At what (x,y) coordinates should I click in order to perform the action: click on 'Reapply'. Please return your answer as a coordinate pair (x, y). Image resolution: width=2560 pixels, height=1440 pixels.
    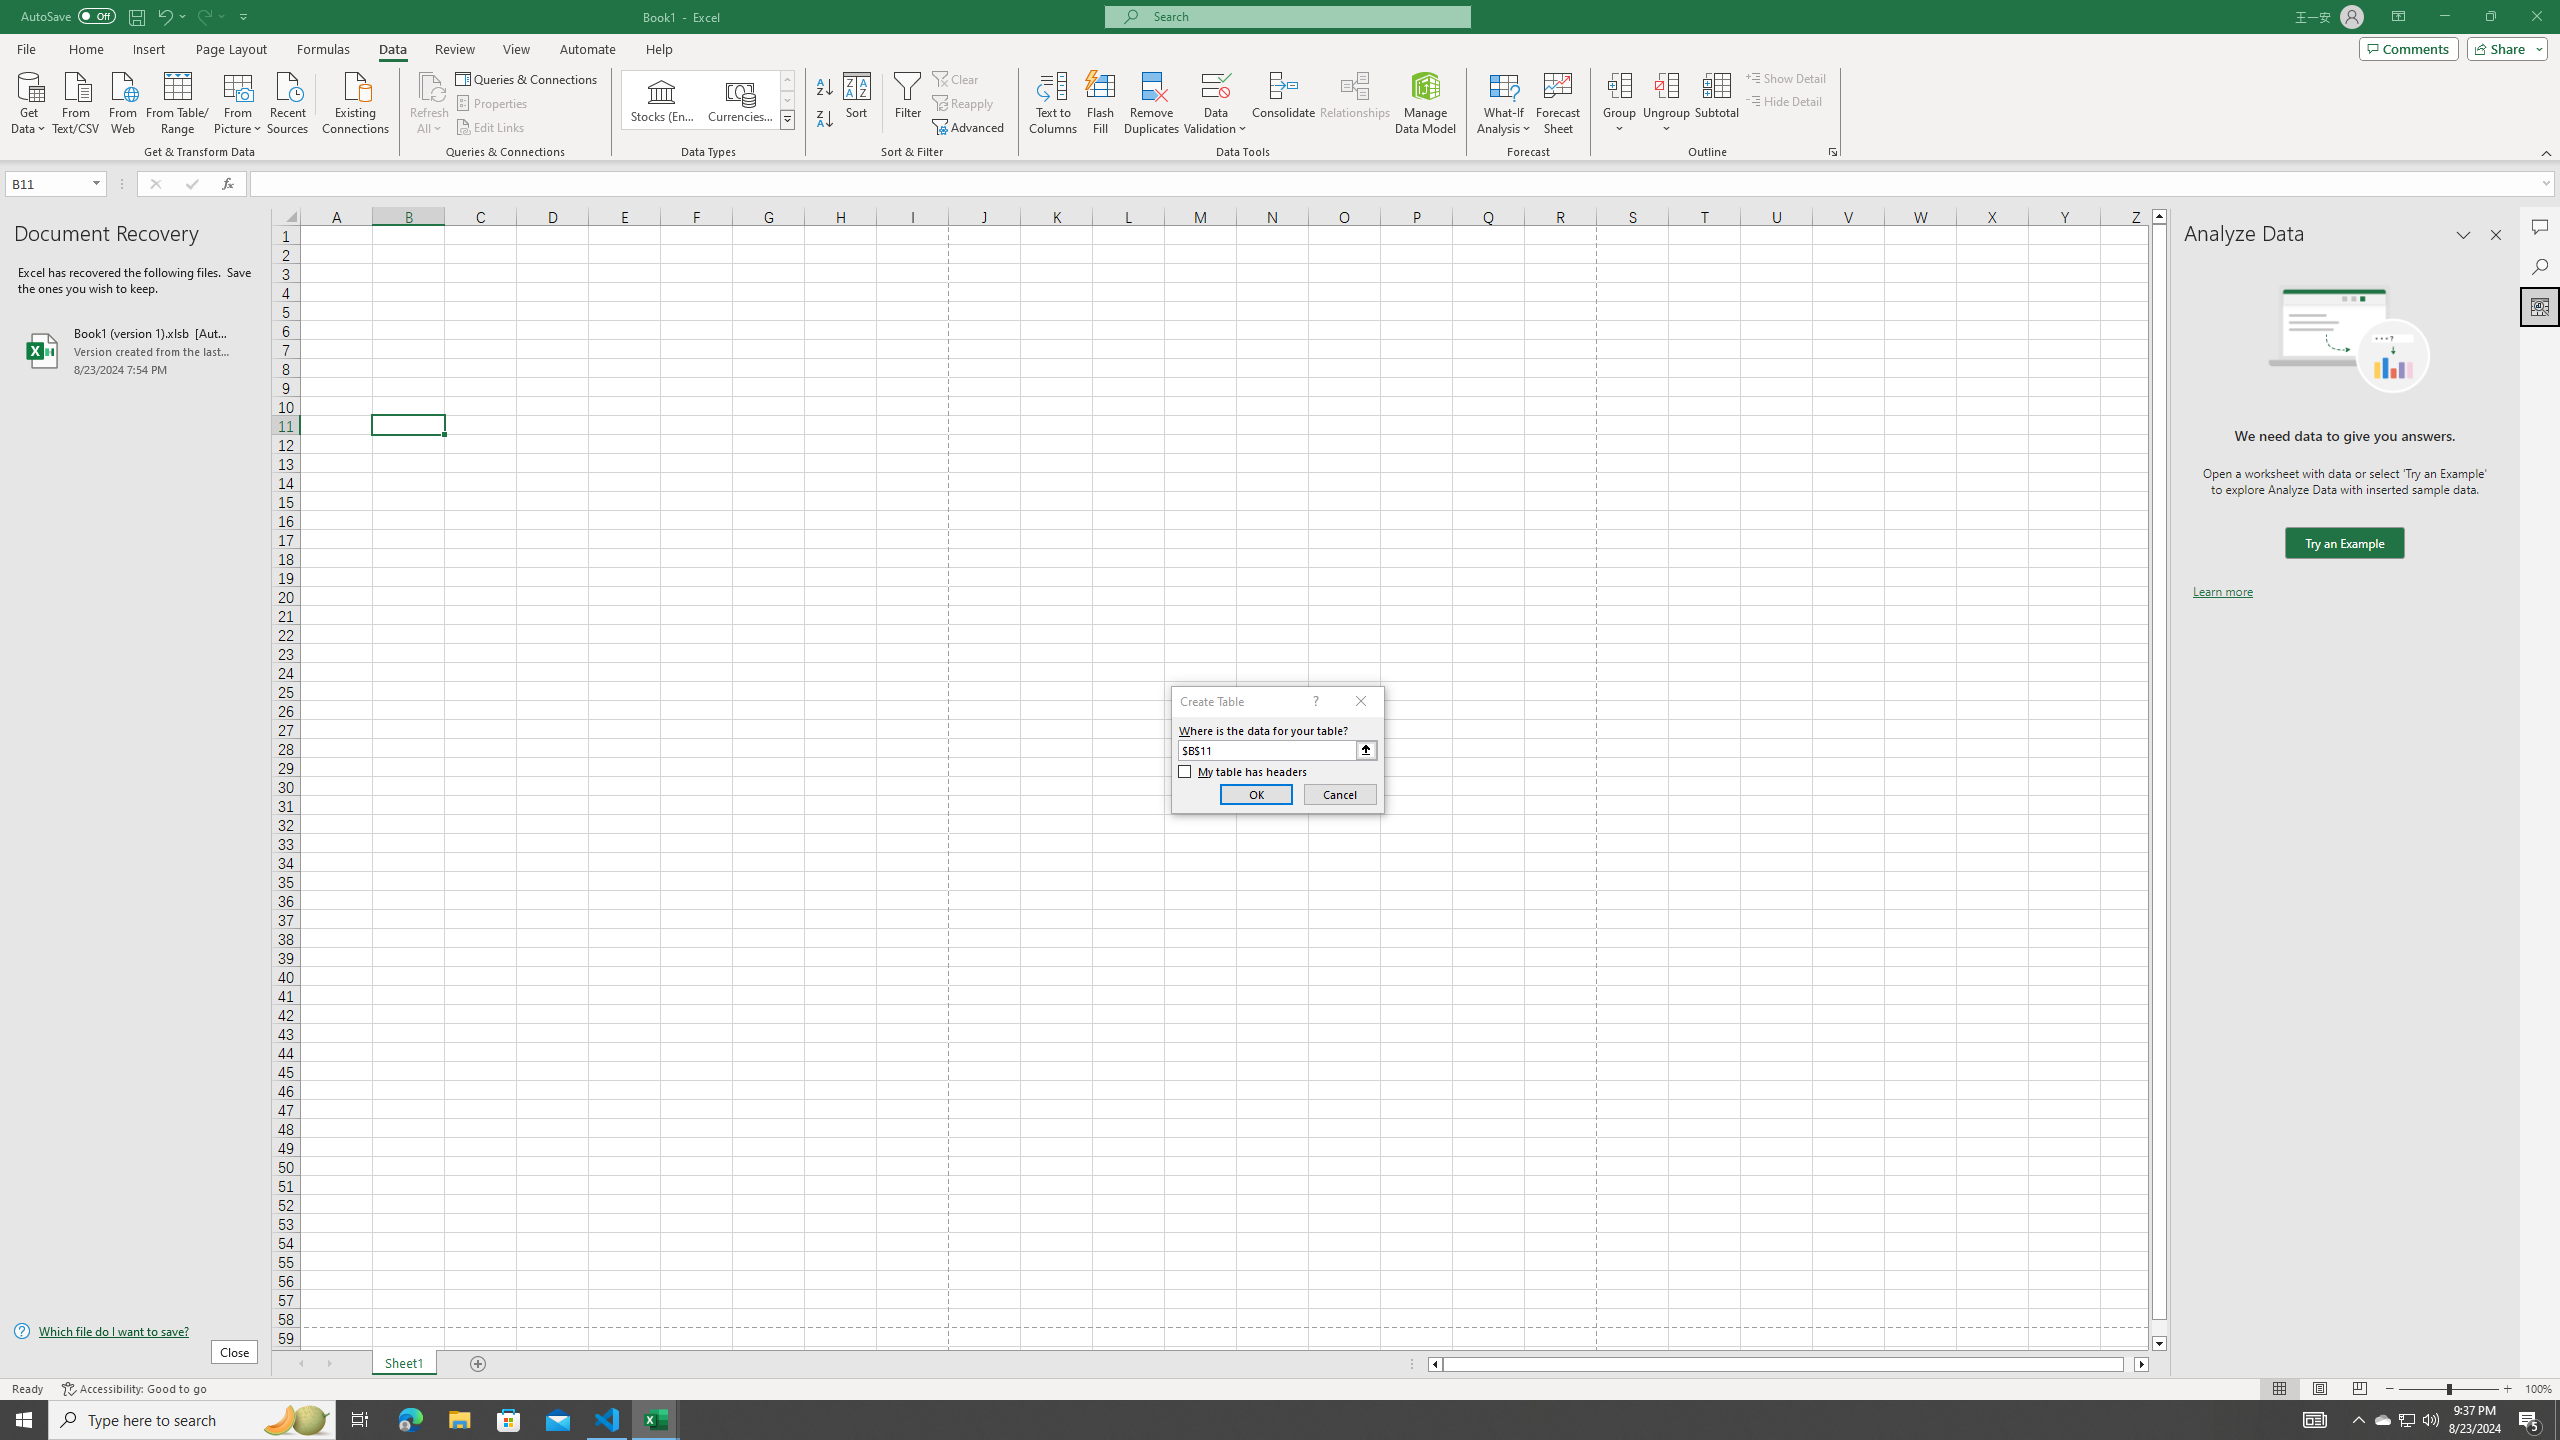
    Looking at the image, I should click on (965, 103).